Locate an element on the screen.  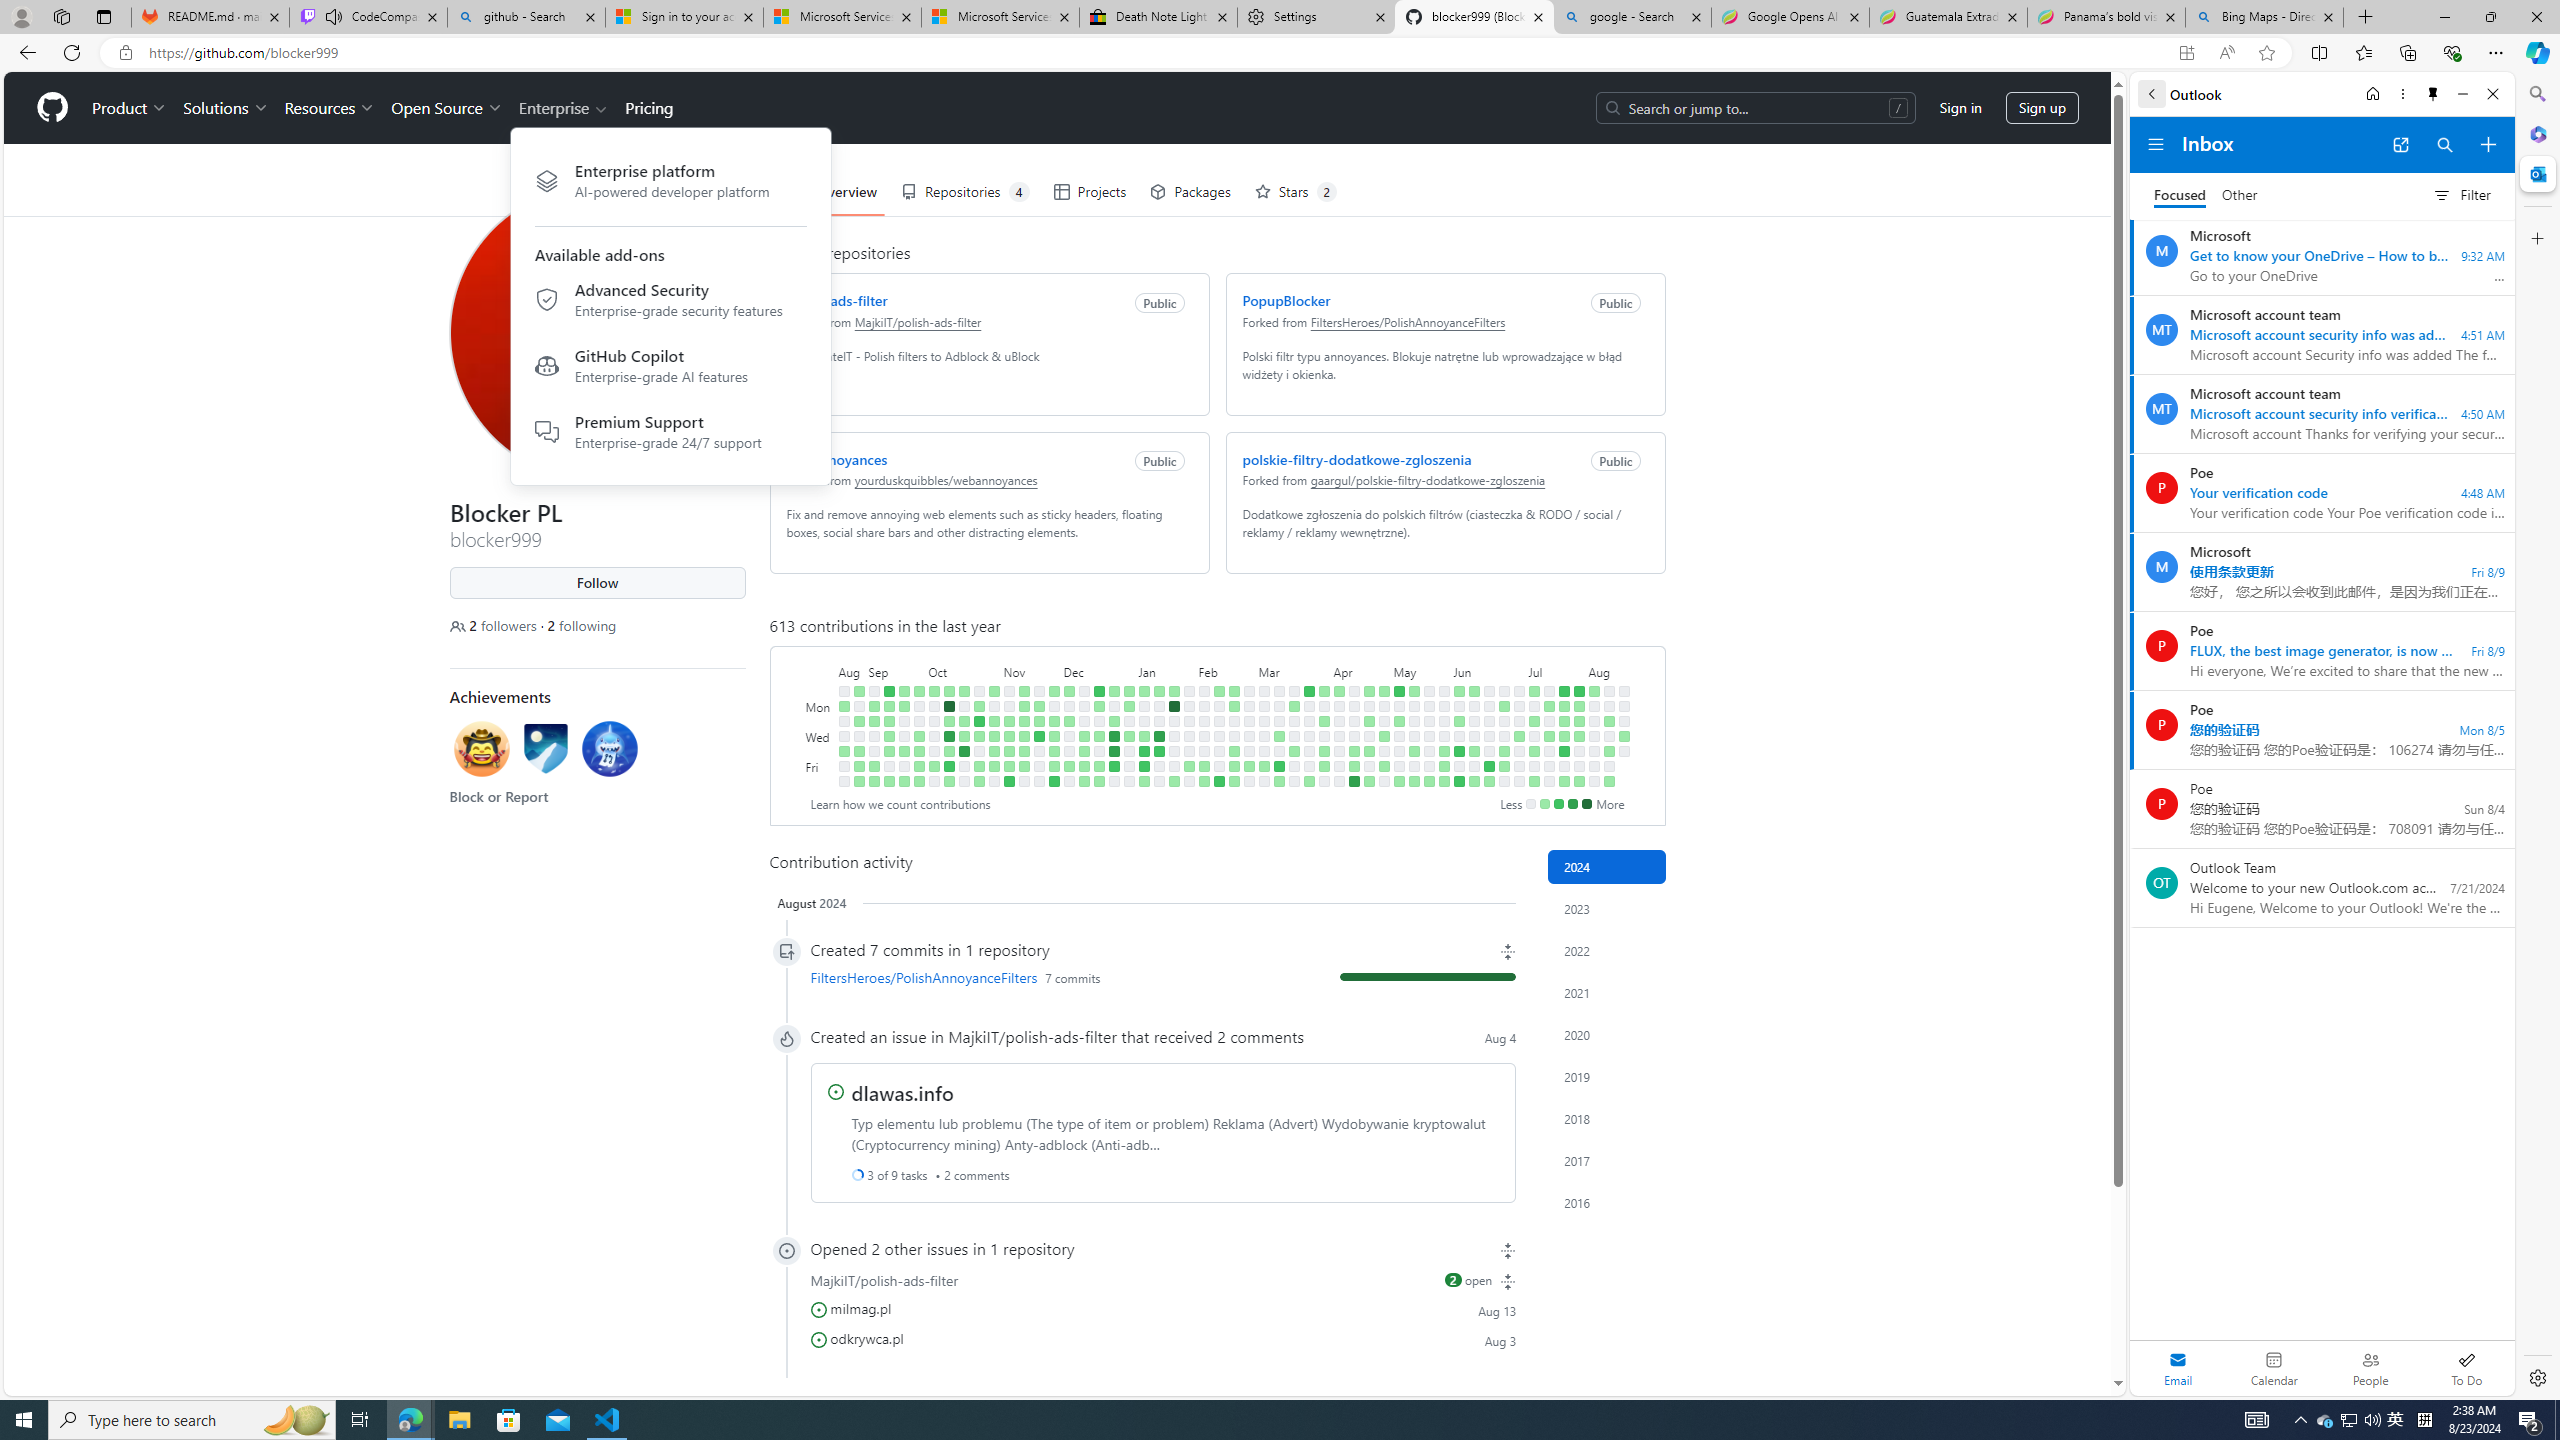
'No contributions on February 20th.' is located at coordinates (1232, 720).